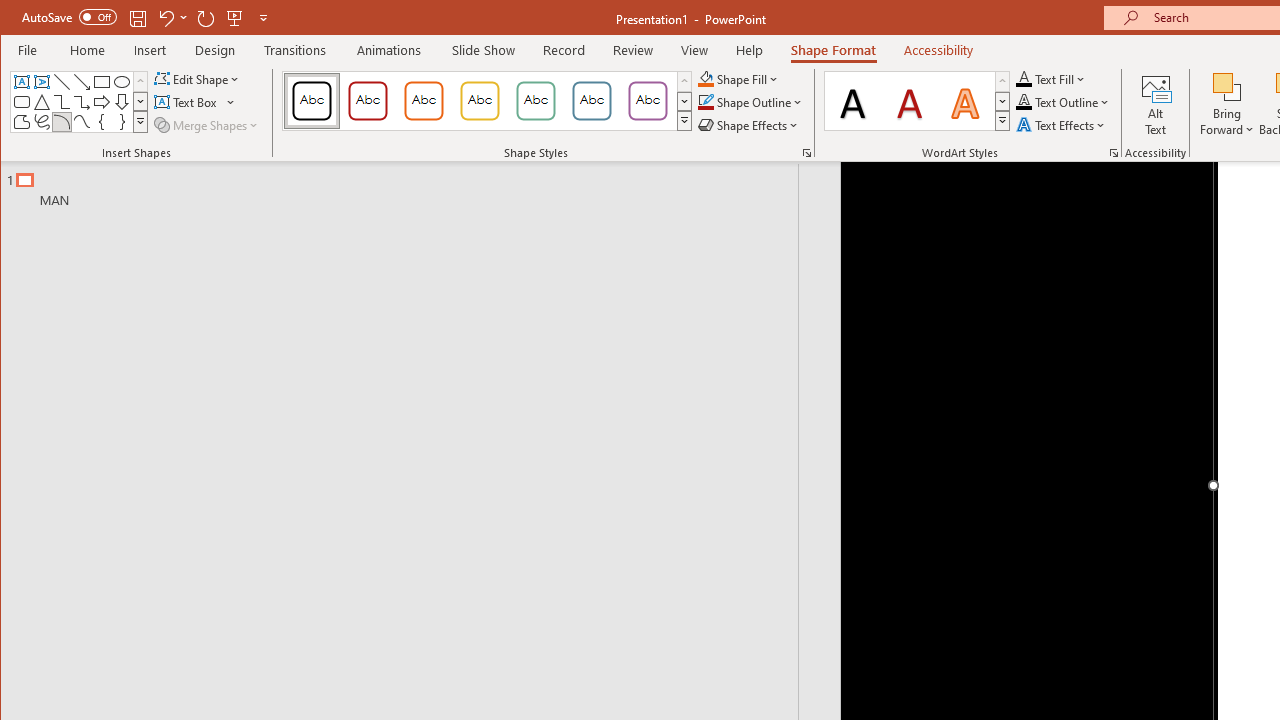  Describe the element at coordinates (916, 101) in the screenshot. I see `'AutomationID: TextStylesGallery'` at that location.